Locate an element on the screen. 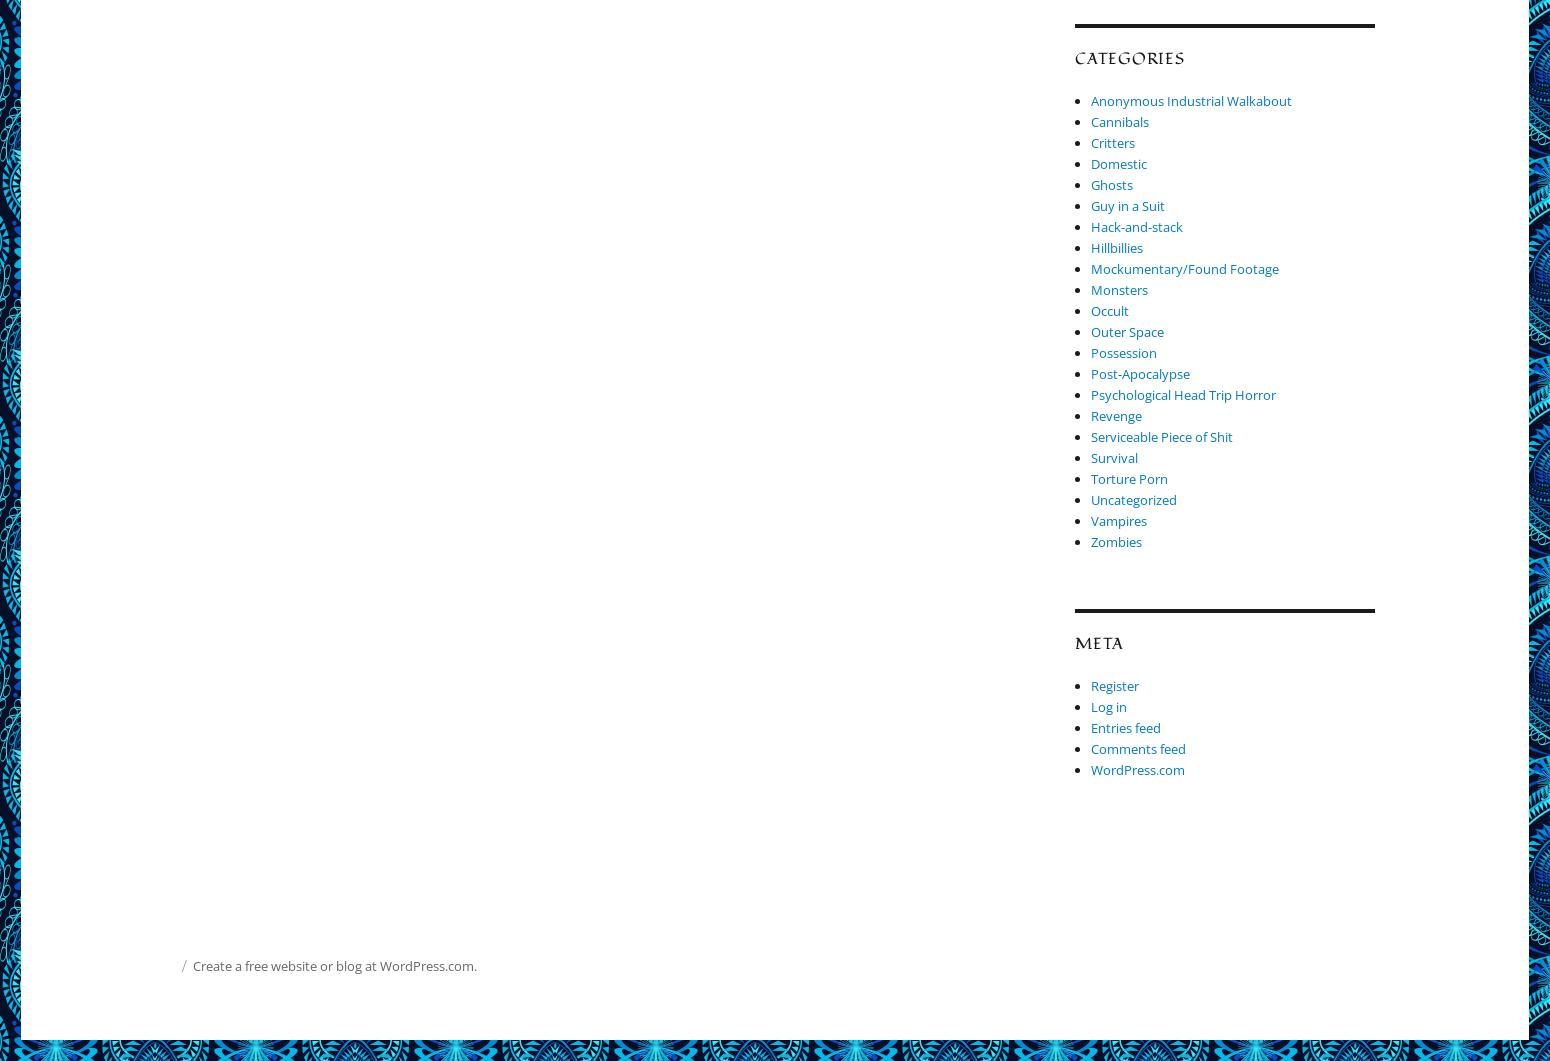 The image size is (1550, 1061). 'Log in' is located at coordinates (1090, 706).